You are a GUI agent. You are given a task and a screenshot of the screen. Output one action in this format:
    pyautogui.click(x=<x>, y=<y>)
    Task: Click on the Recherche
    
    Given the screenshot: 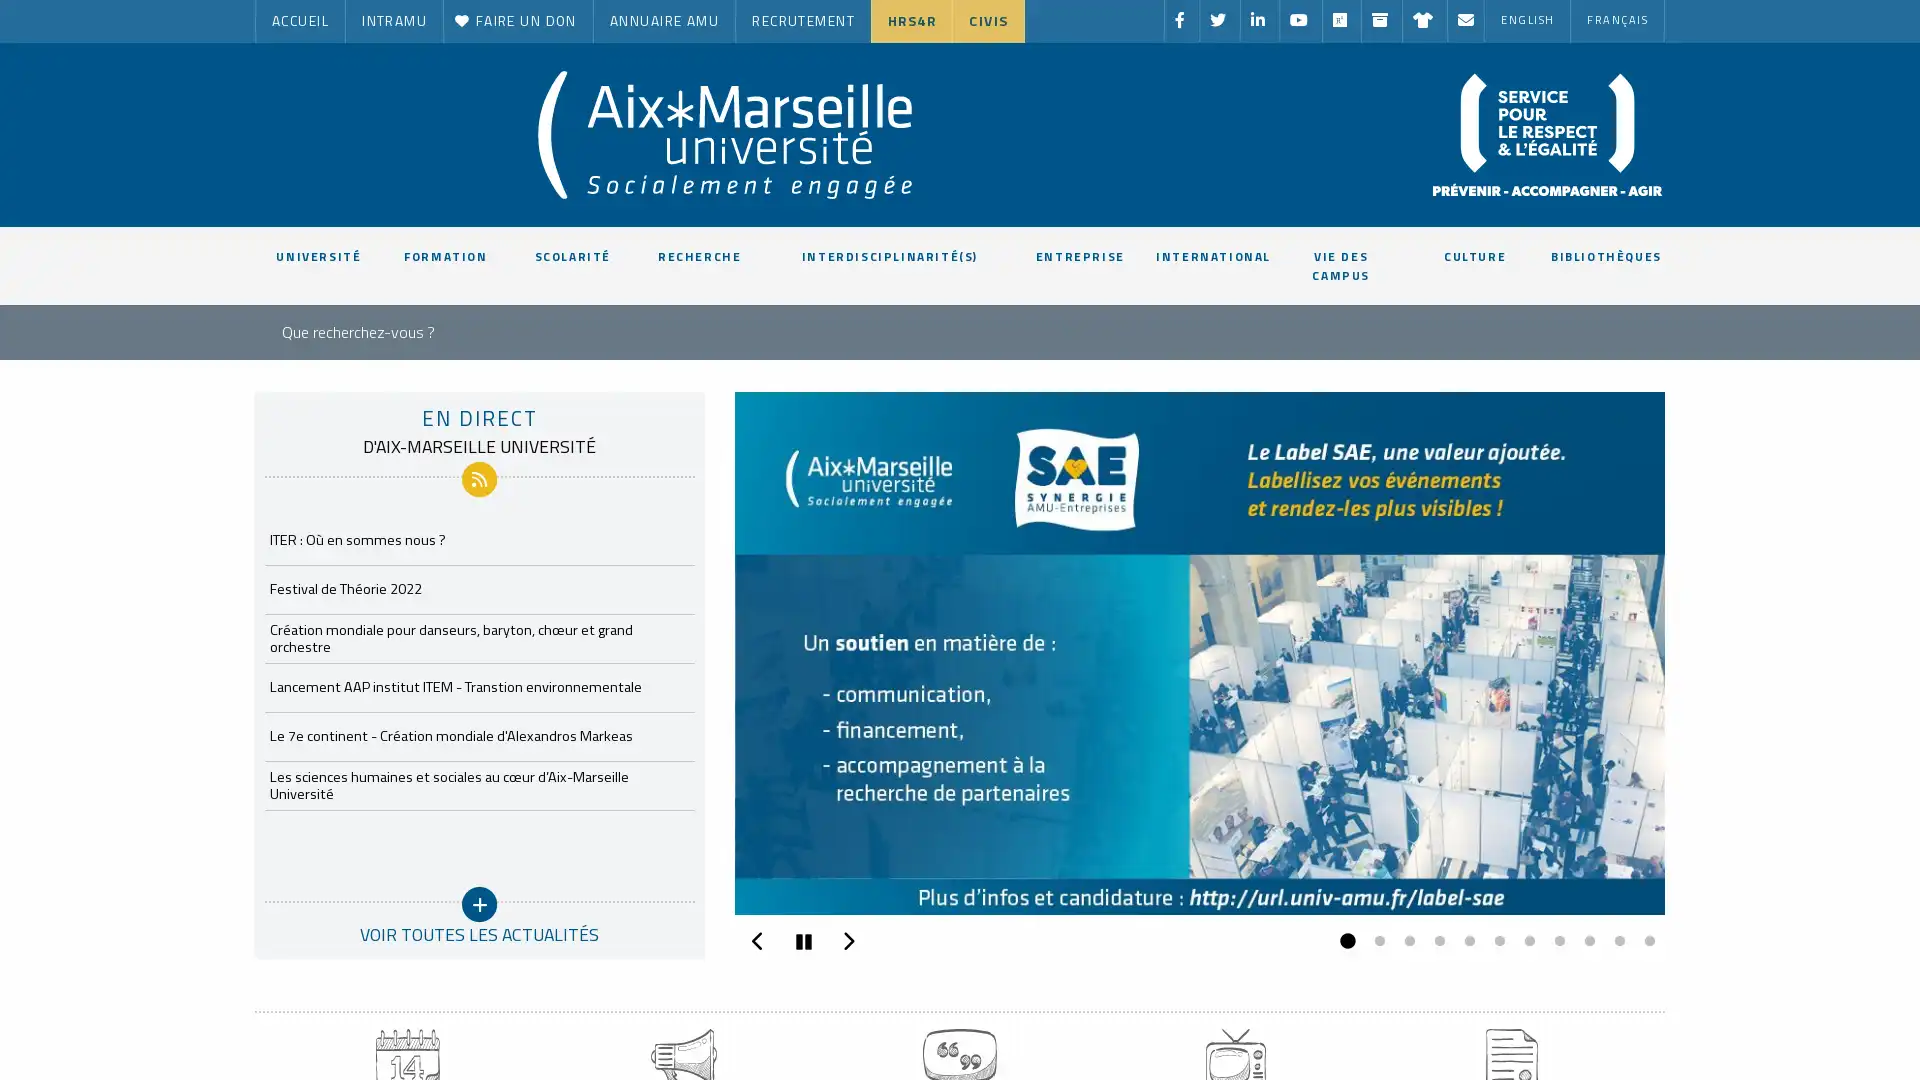 What is the action you would take?
    pyautogui.click(x=820, y=327)
    